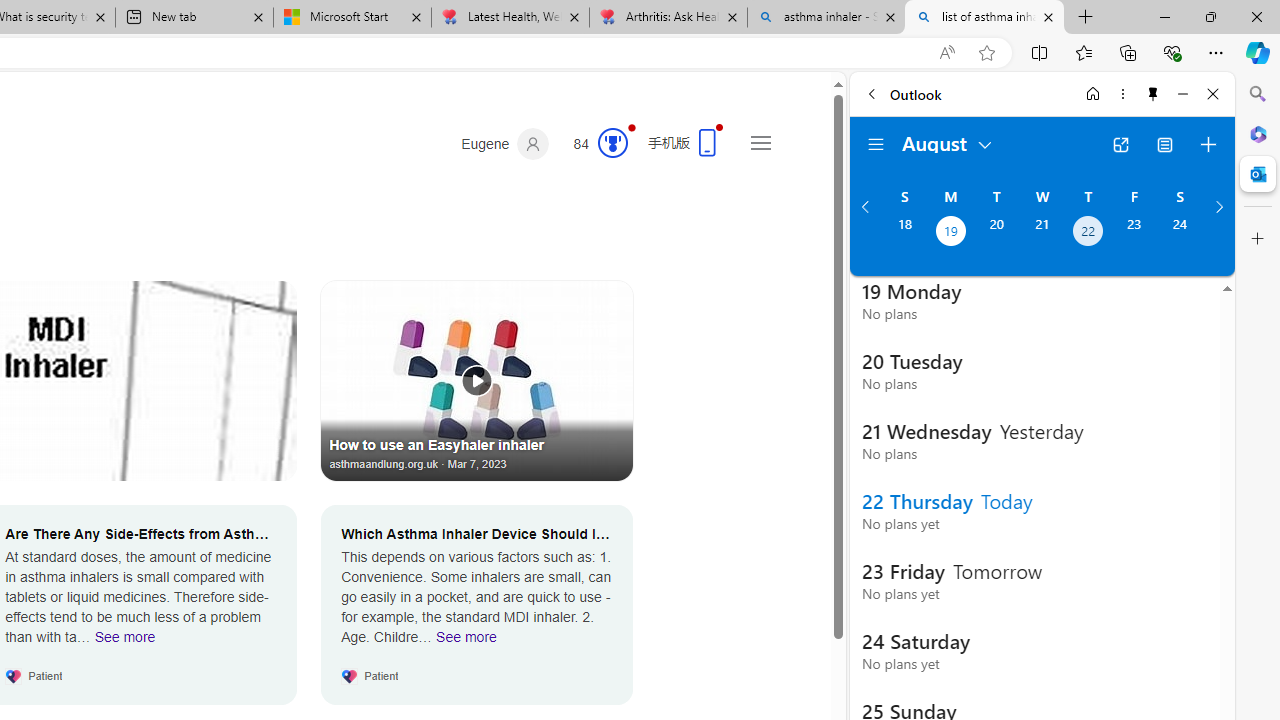 The width and height of the screenshot is (1280, 720). What do you see at coordinates (1041, 232) in the screenshot?
I see `'Wednesday, August 21, 2024. '` at bounding box center [1041, 232].